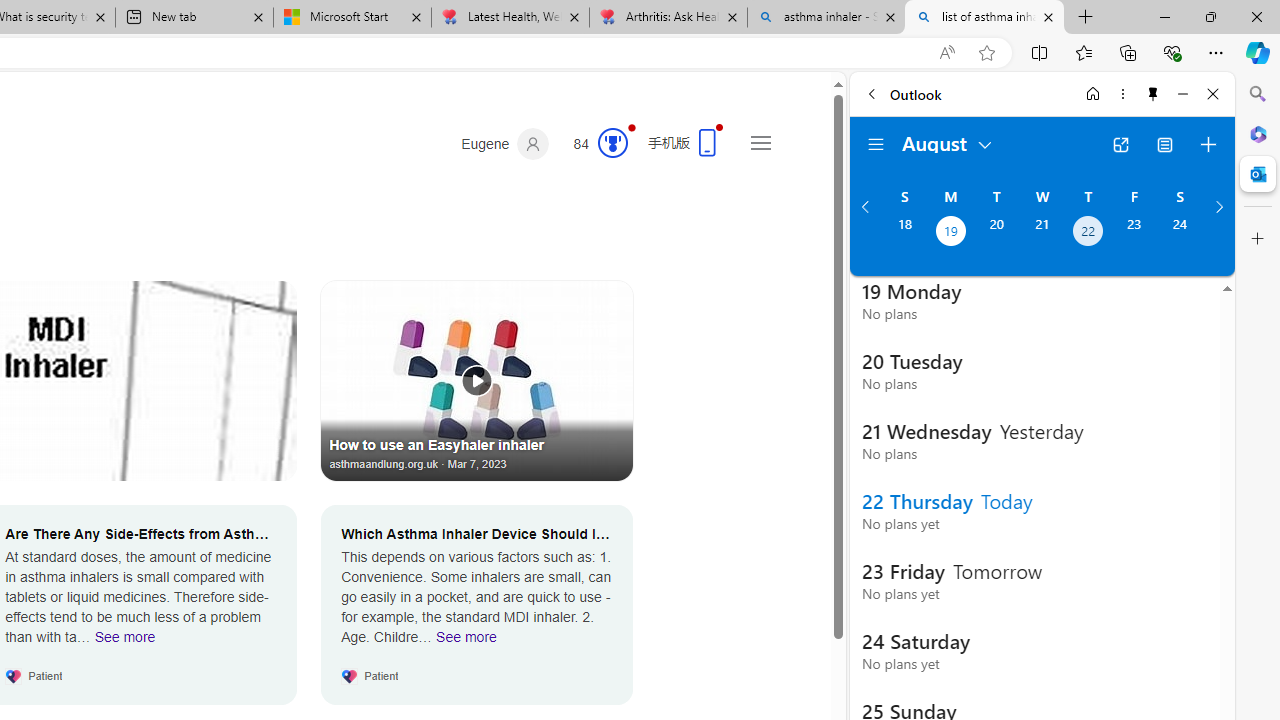 The width and height of the screenshot is (1280, 720). What do you see at coordinates (1041, 232) in the screenshot?
I see `'Wednesday, August 21, 2024. '` at bounding box center [1041, 232].